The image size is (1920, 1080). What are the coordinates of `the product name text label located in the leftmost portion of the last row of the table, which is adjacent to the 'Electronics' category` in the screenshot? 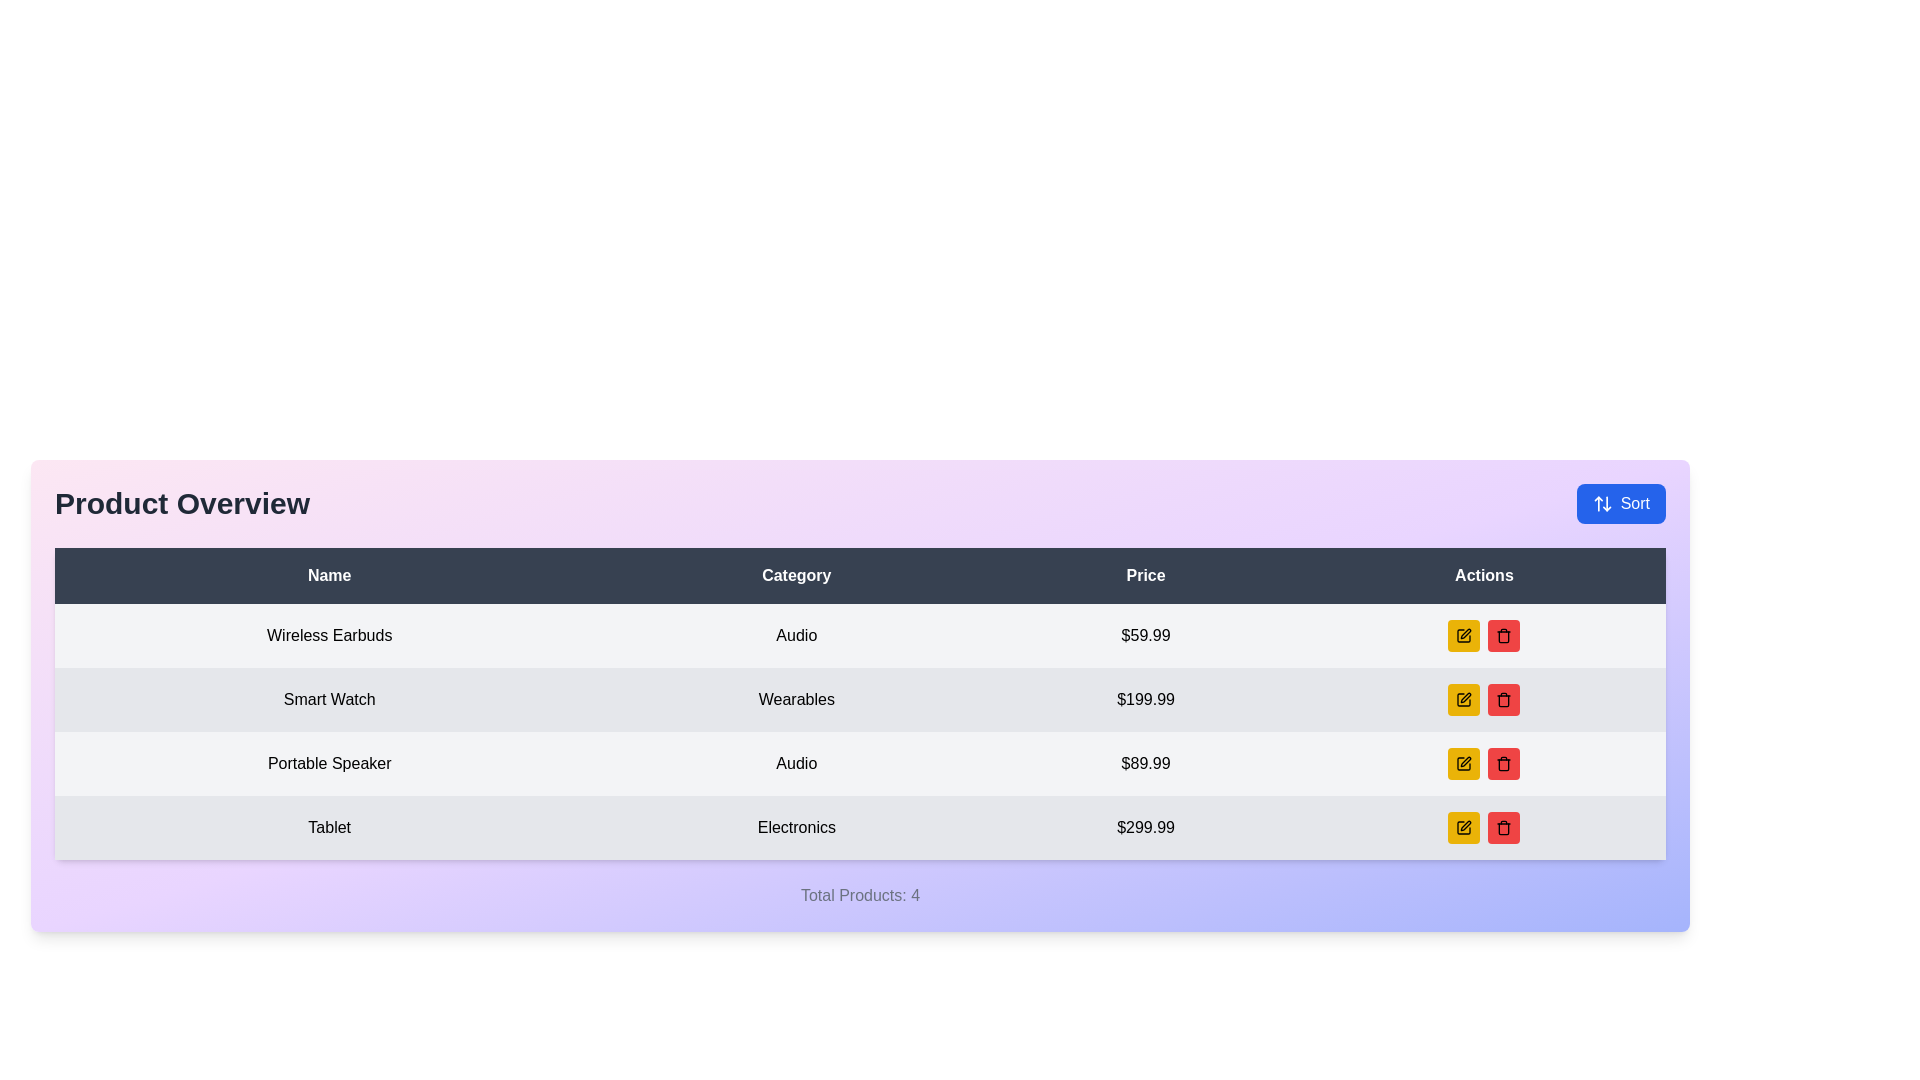 It's located at (329, 828).